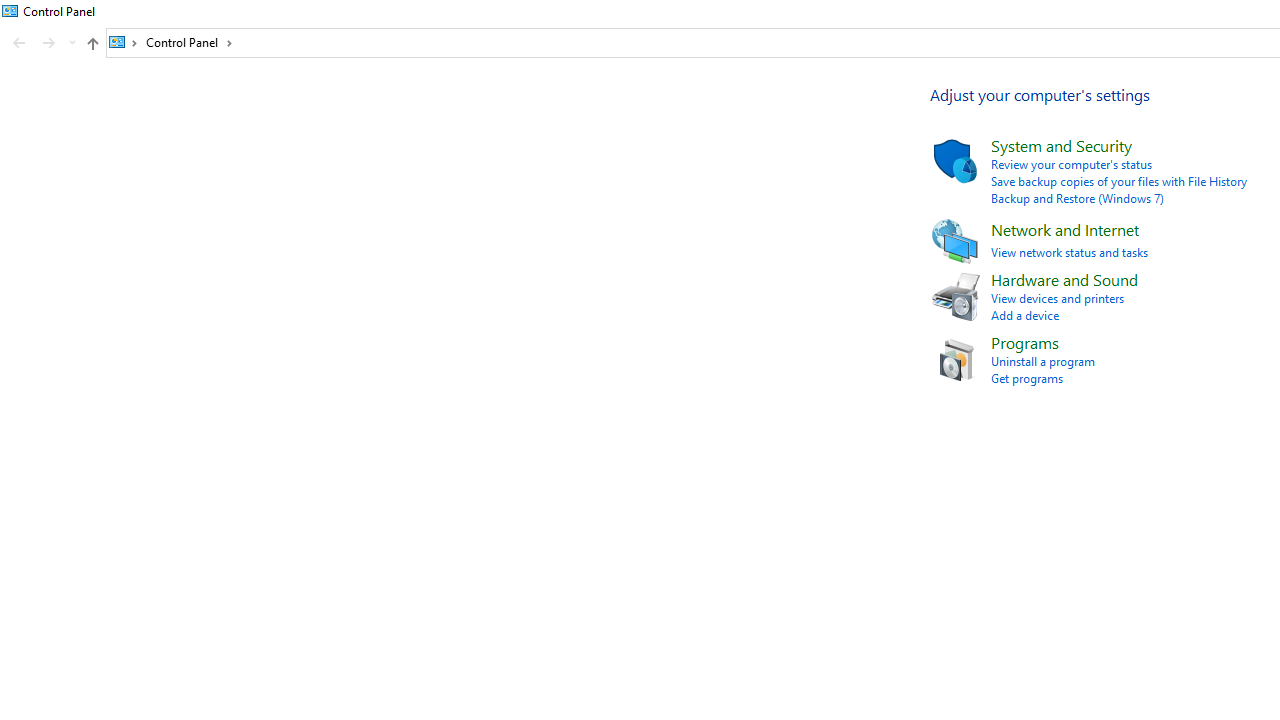 This screenshot has width=1280, height=720. Describe the element at coordinates (91, 43) in the screenshot. I see `'Up to "Desktop" (Alt + Up Arrow)'` at that location.